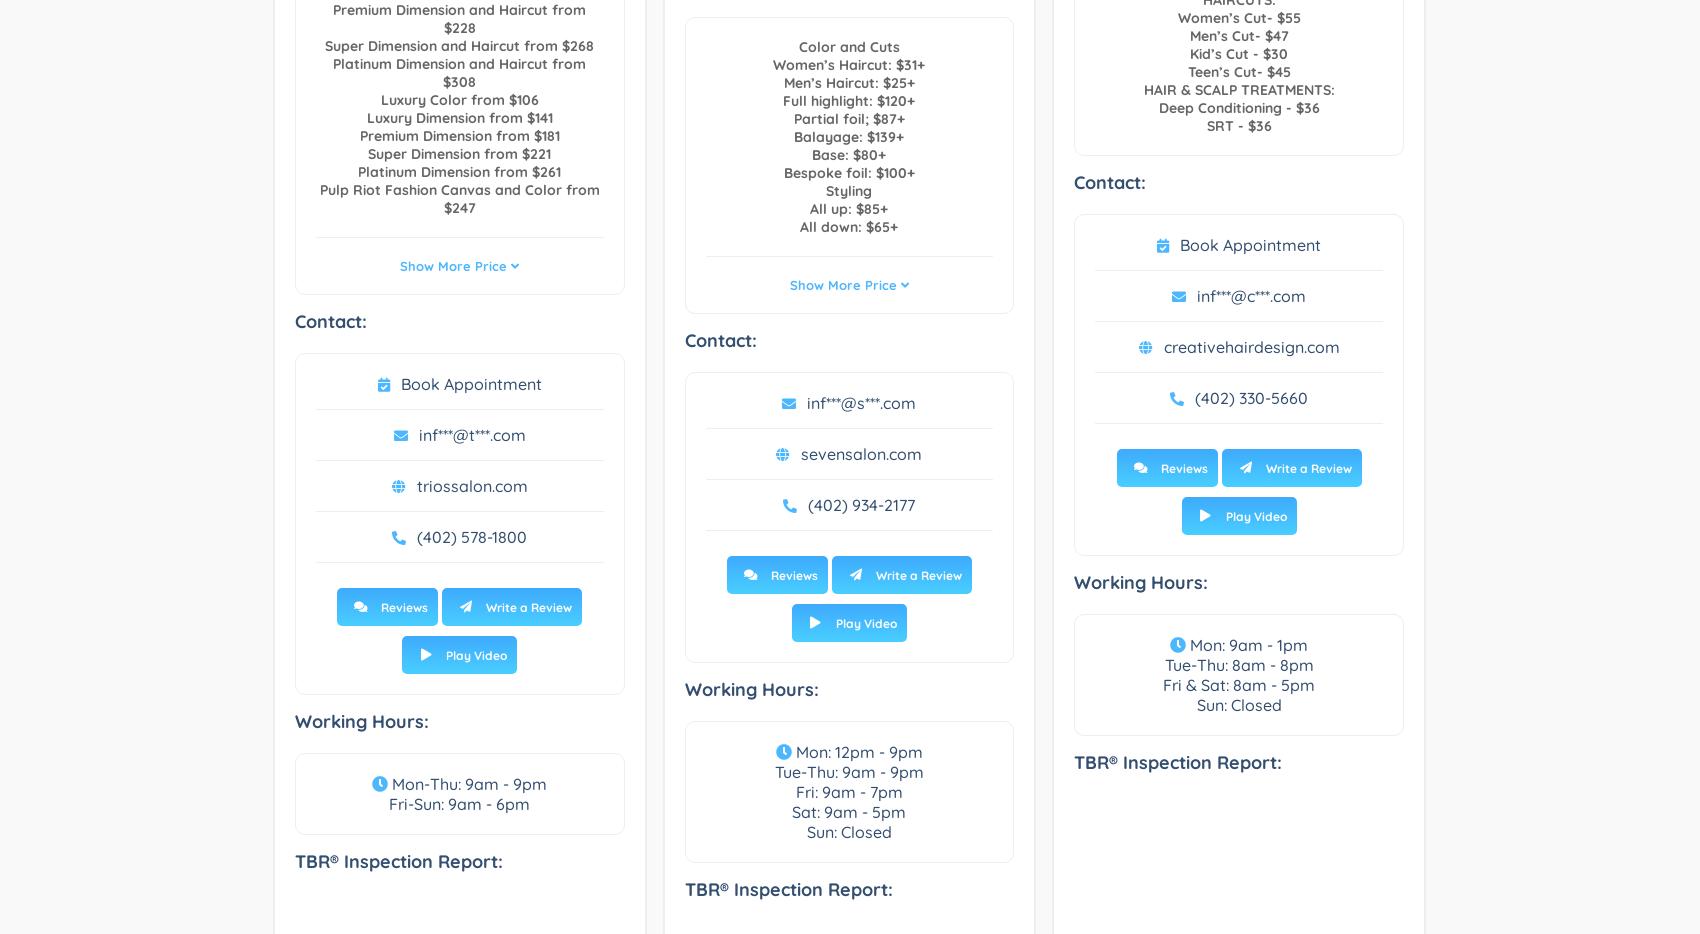 This screenshot has height=934, width=1700. What do you see at coordinates (1245, 645) in the screenshot?
I see `'Mon: 9am - 1pm'` at bounding box center [1245, 645].